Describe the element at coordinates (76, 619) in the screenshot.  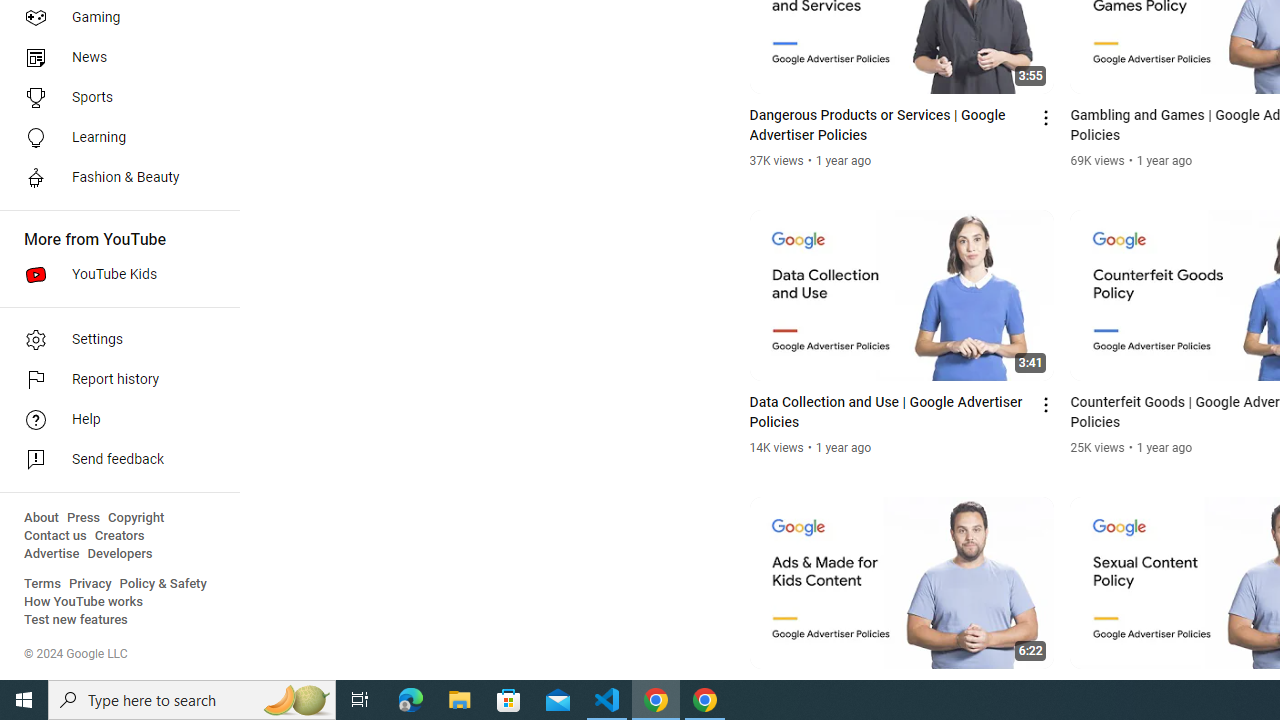
I see `'Test new features'` at that location.